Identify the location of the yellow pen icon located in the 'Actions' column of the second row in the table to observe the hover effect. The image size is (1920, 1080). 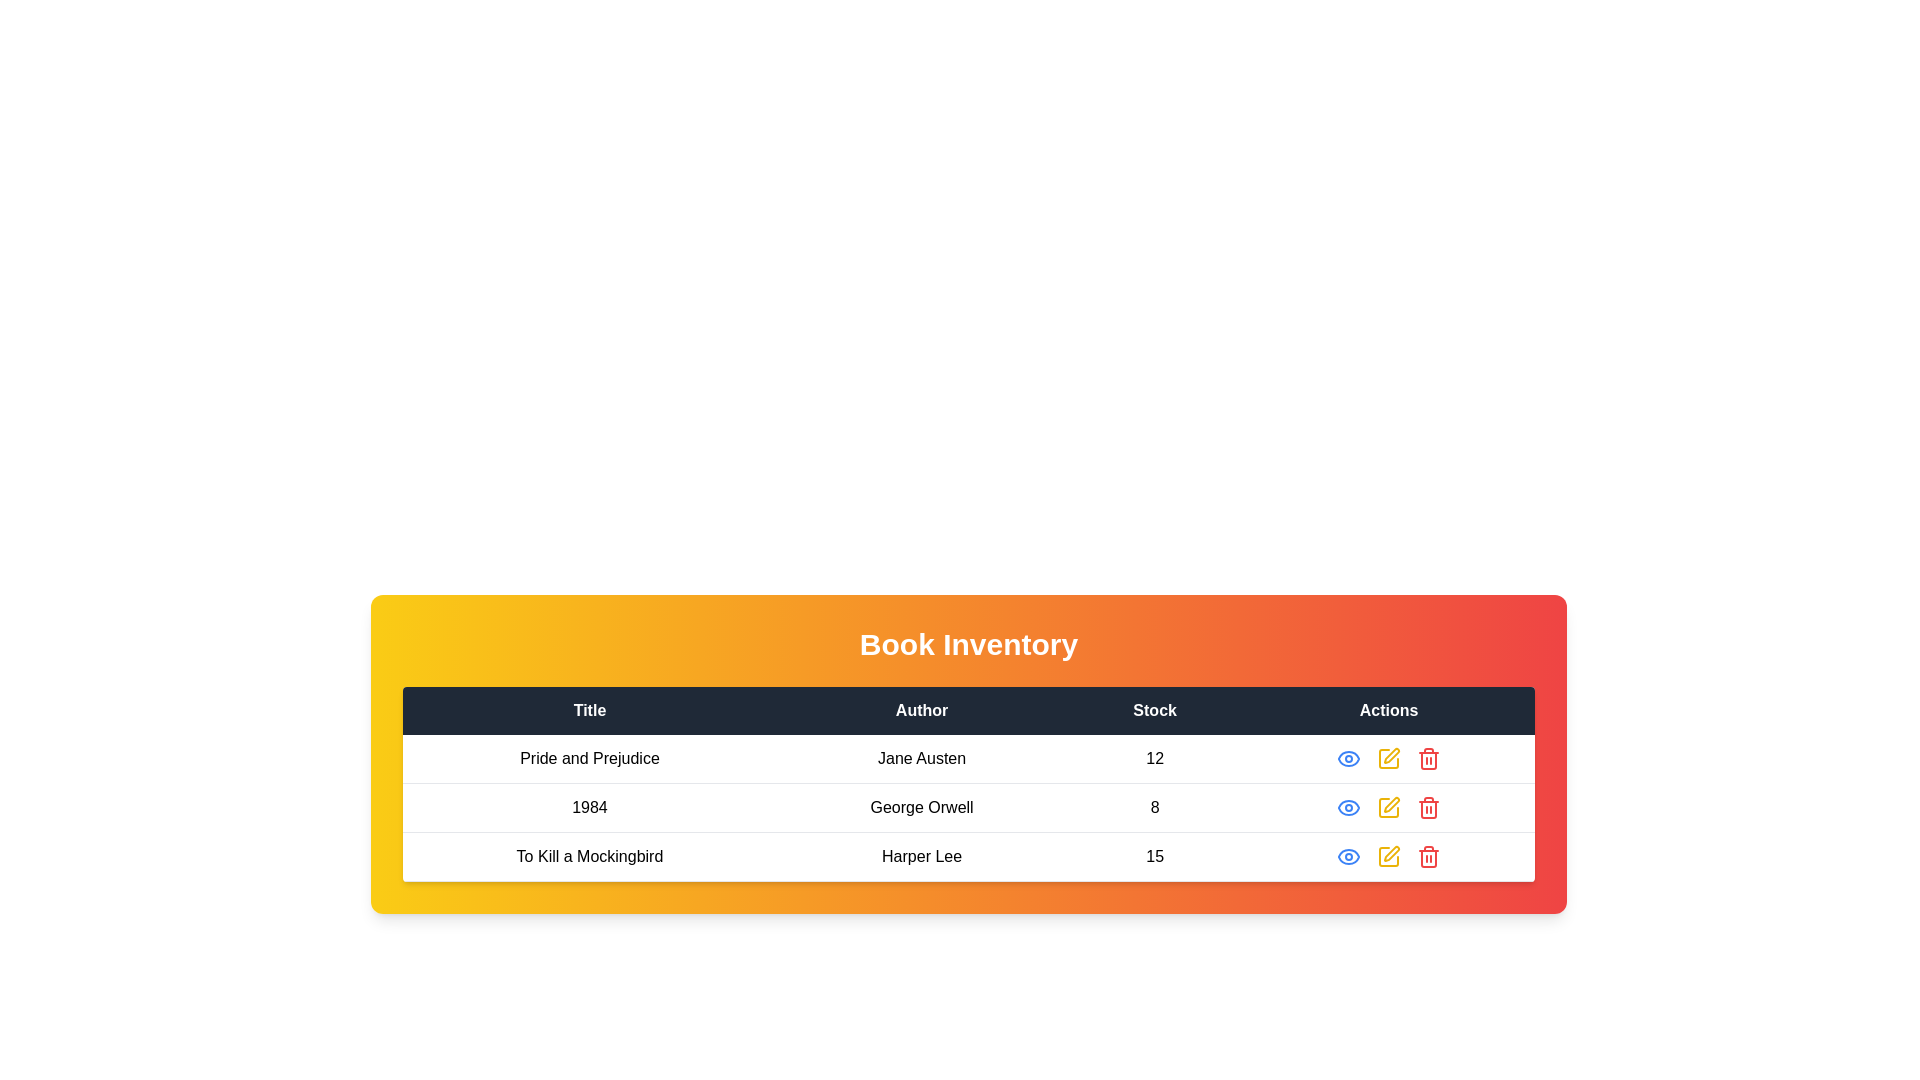
(1388, 806).